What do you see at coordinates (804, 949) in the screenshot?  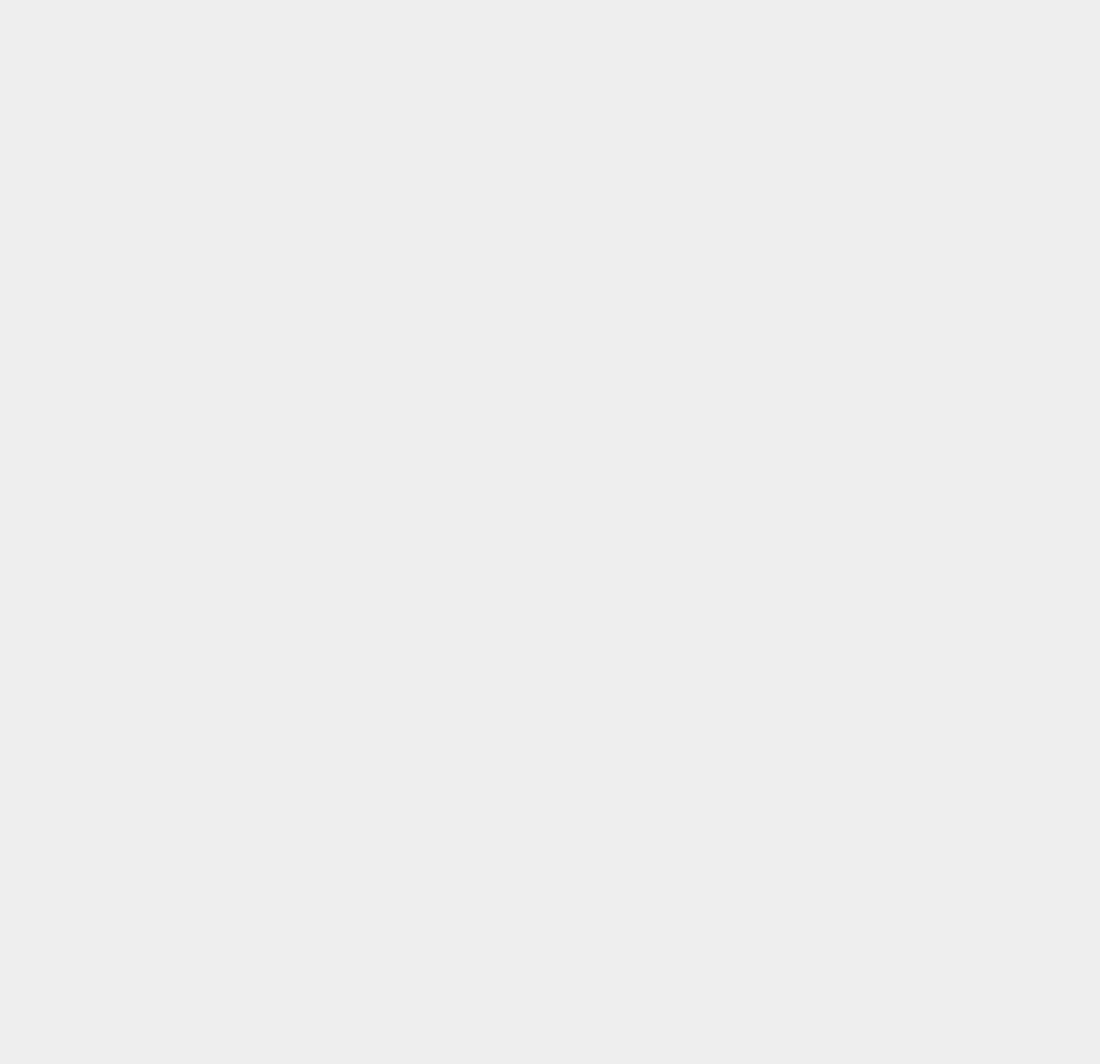 I see `'iOS Beta'` at bounding box center [804, 949].